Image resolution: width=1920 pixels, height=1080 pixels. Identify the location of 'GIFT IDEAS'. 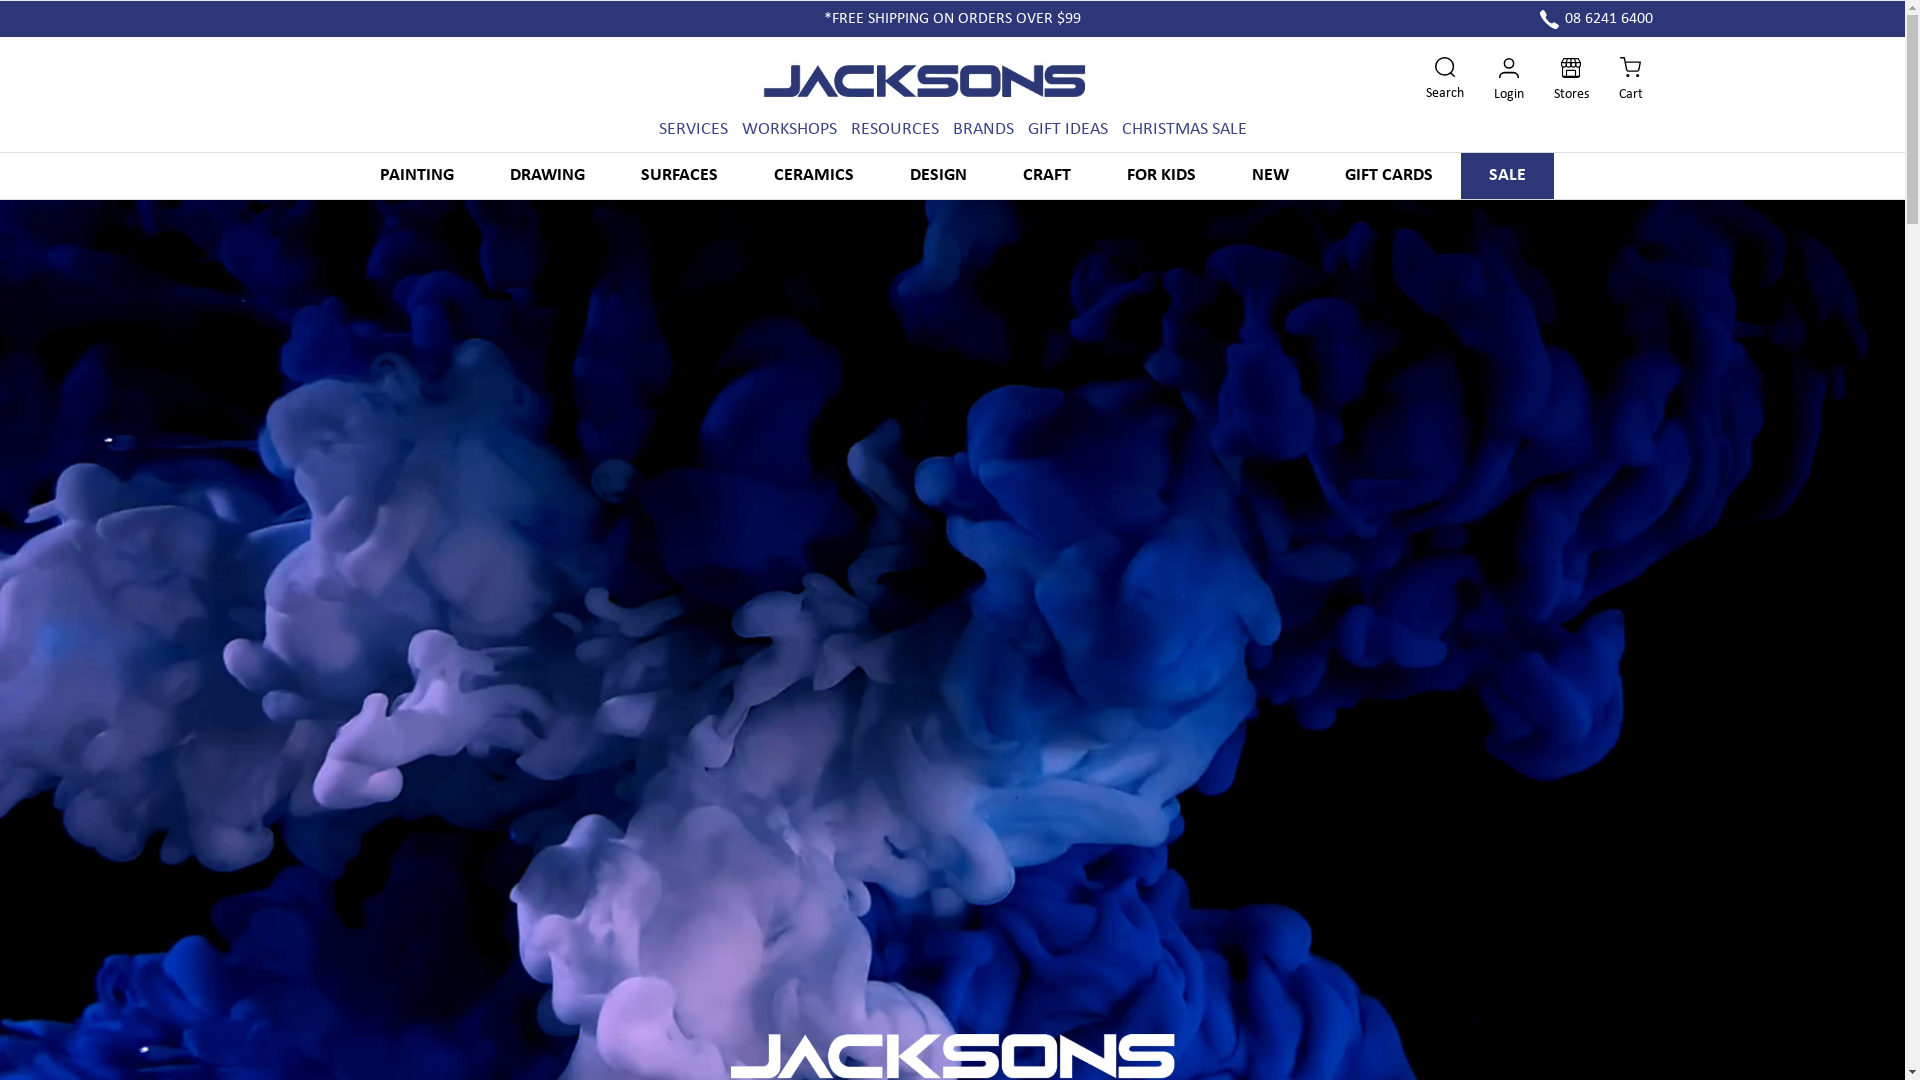
(1027, 129).